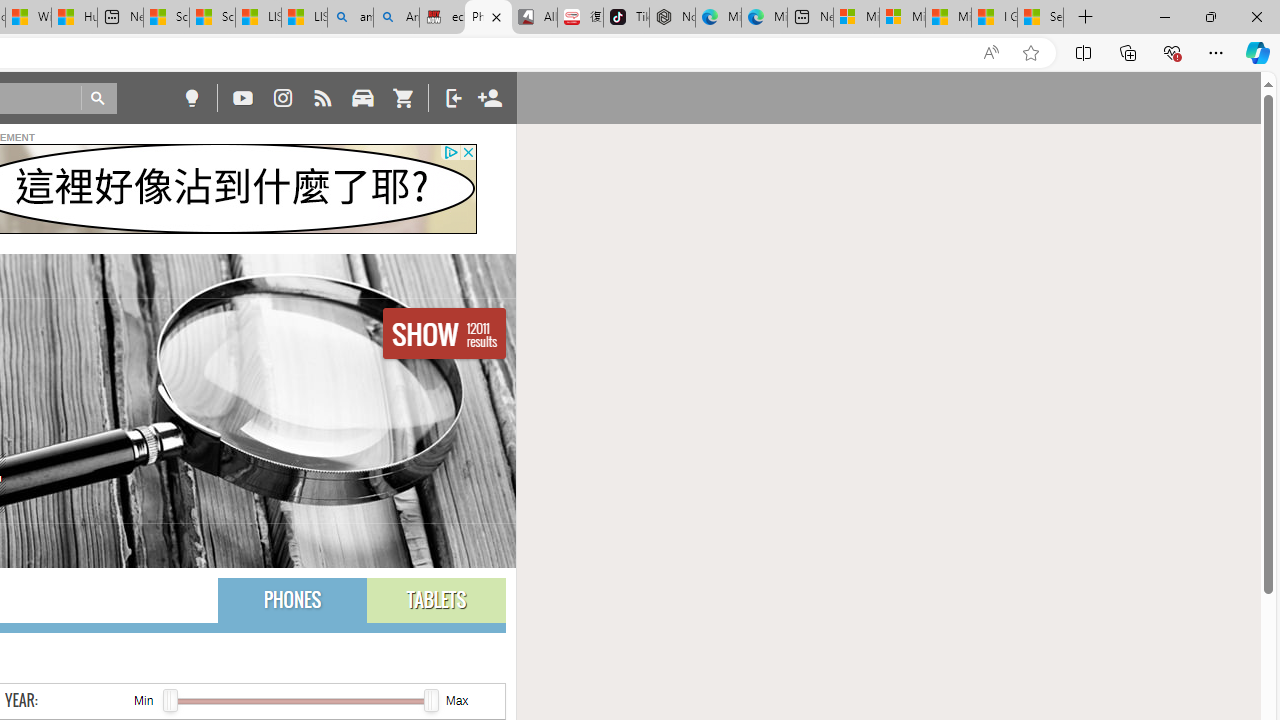 The width and height of the screenshot is (1280, 720). What do you see at coordinates (435, 599) in the screenshot?
I see `'TABLETS'` at bounding box center [435, 599].